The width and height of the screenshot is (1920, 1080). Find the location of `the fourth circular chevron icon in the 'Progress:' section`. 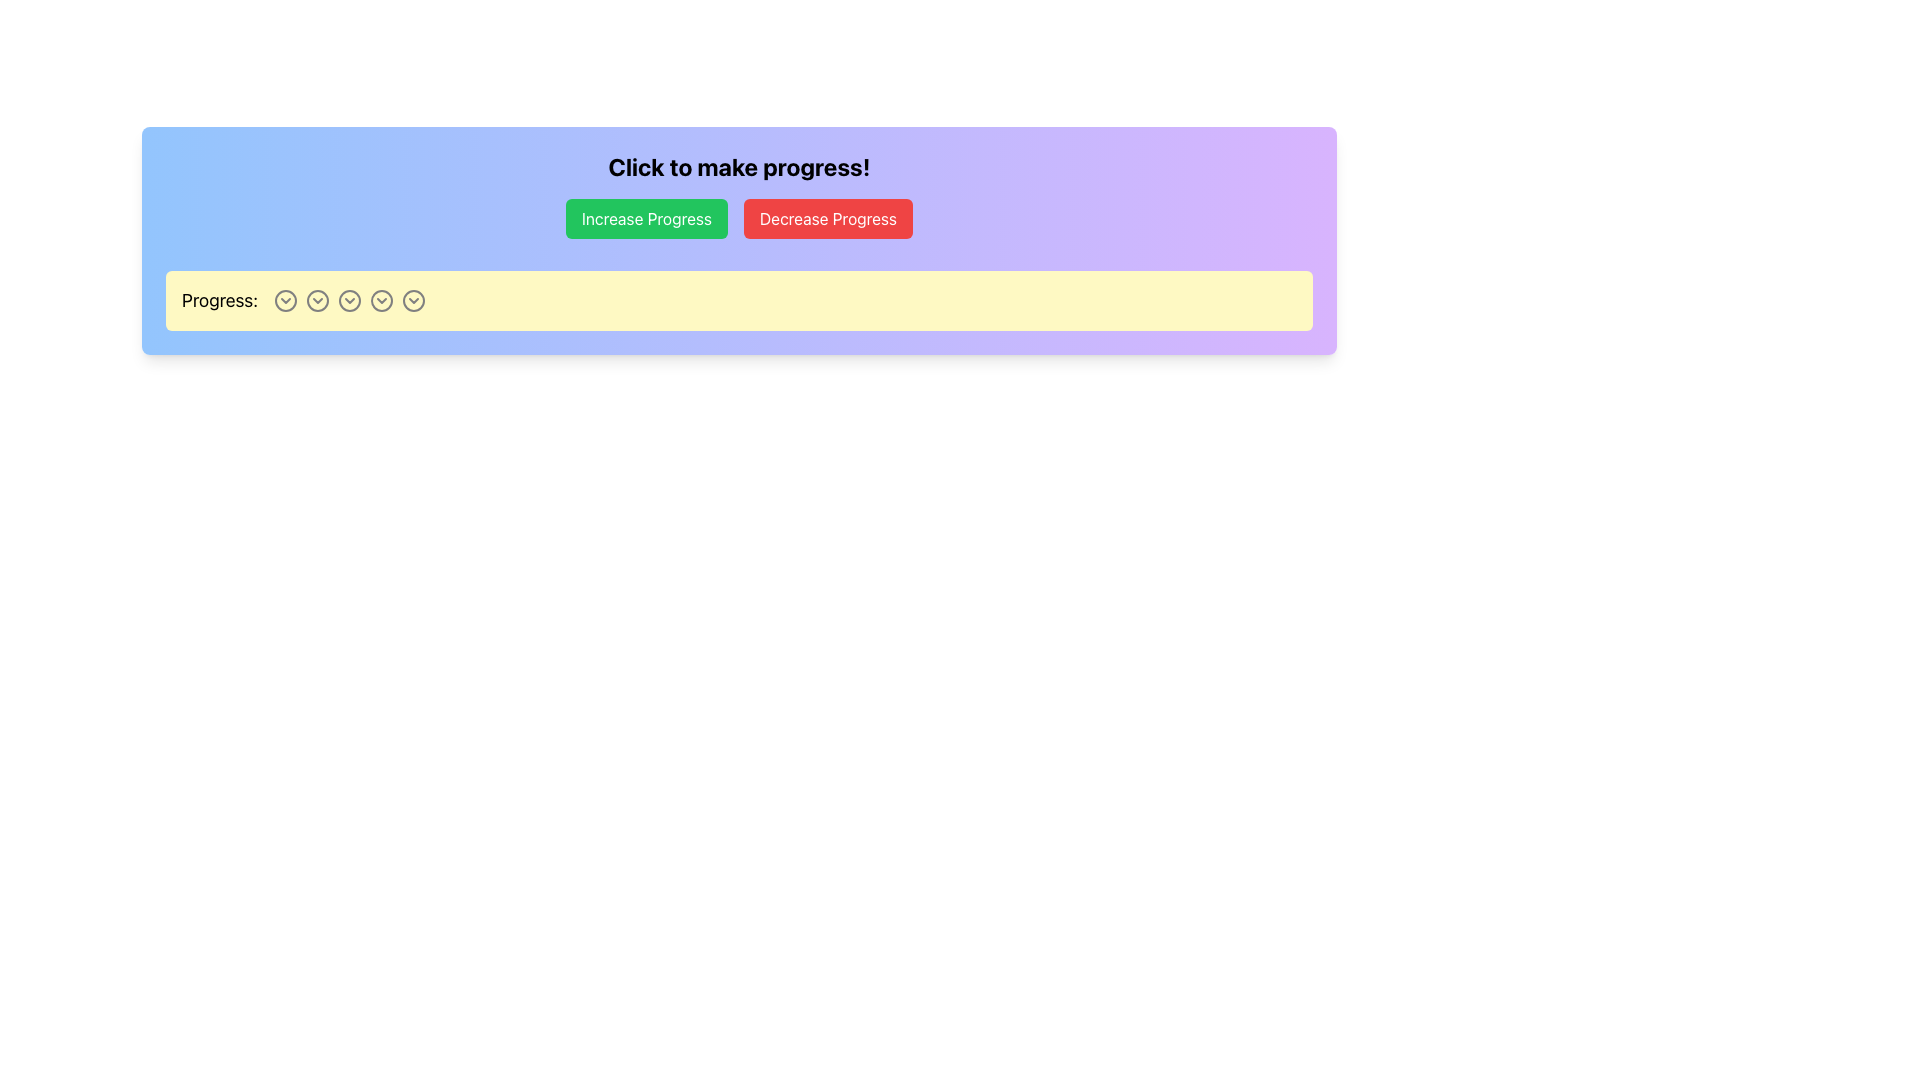

the fourth circular chevron icon in the 'Progress:' section is located at coordinates (382, 300).